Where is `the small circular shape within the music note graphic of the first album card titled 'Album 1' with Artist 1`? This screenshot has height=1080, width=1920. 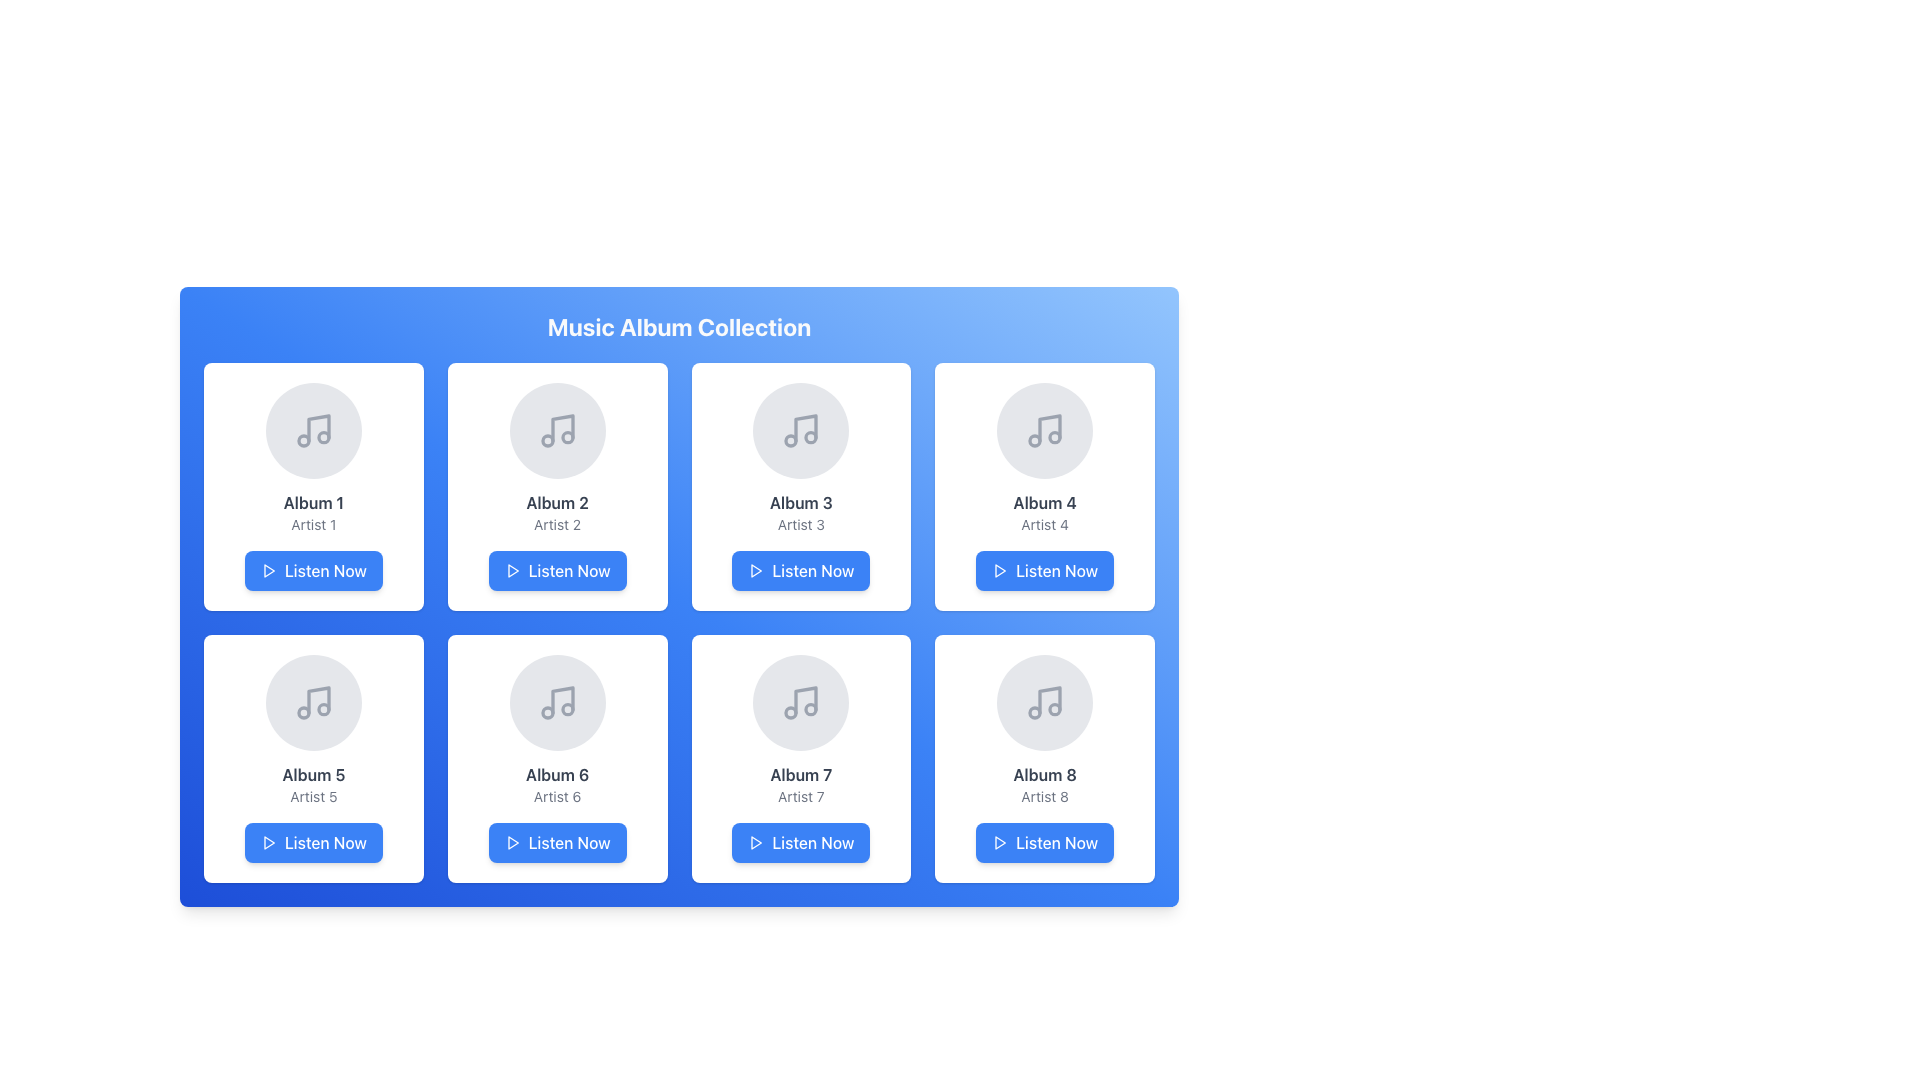
the small circular shape within the music note graphic of the first album card titled 'Album 1' with Artist 1 is located at coordinates (302, 439).